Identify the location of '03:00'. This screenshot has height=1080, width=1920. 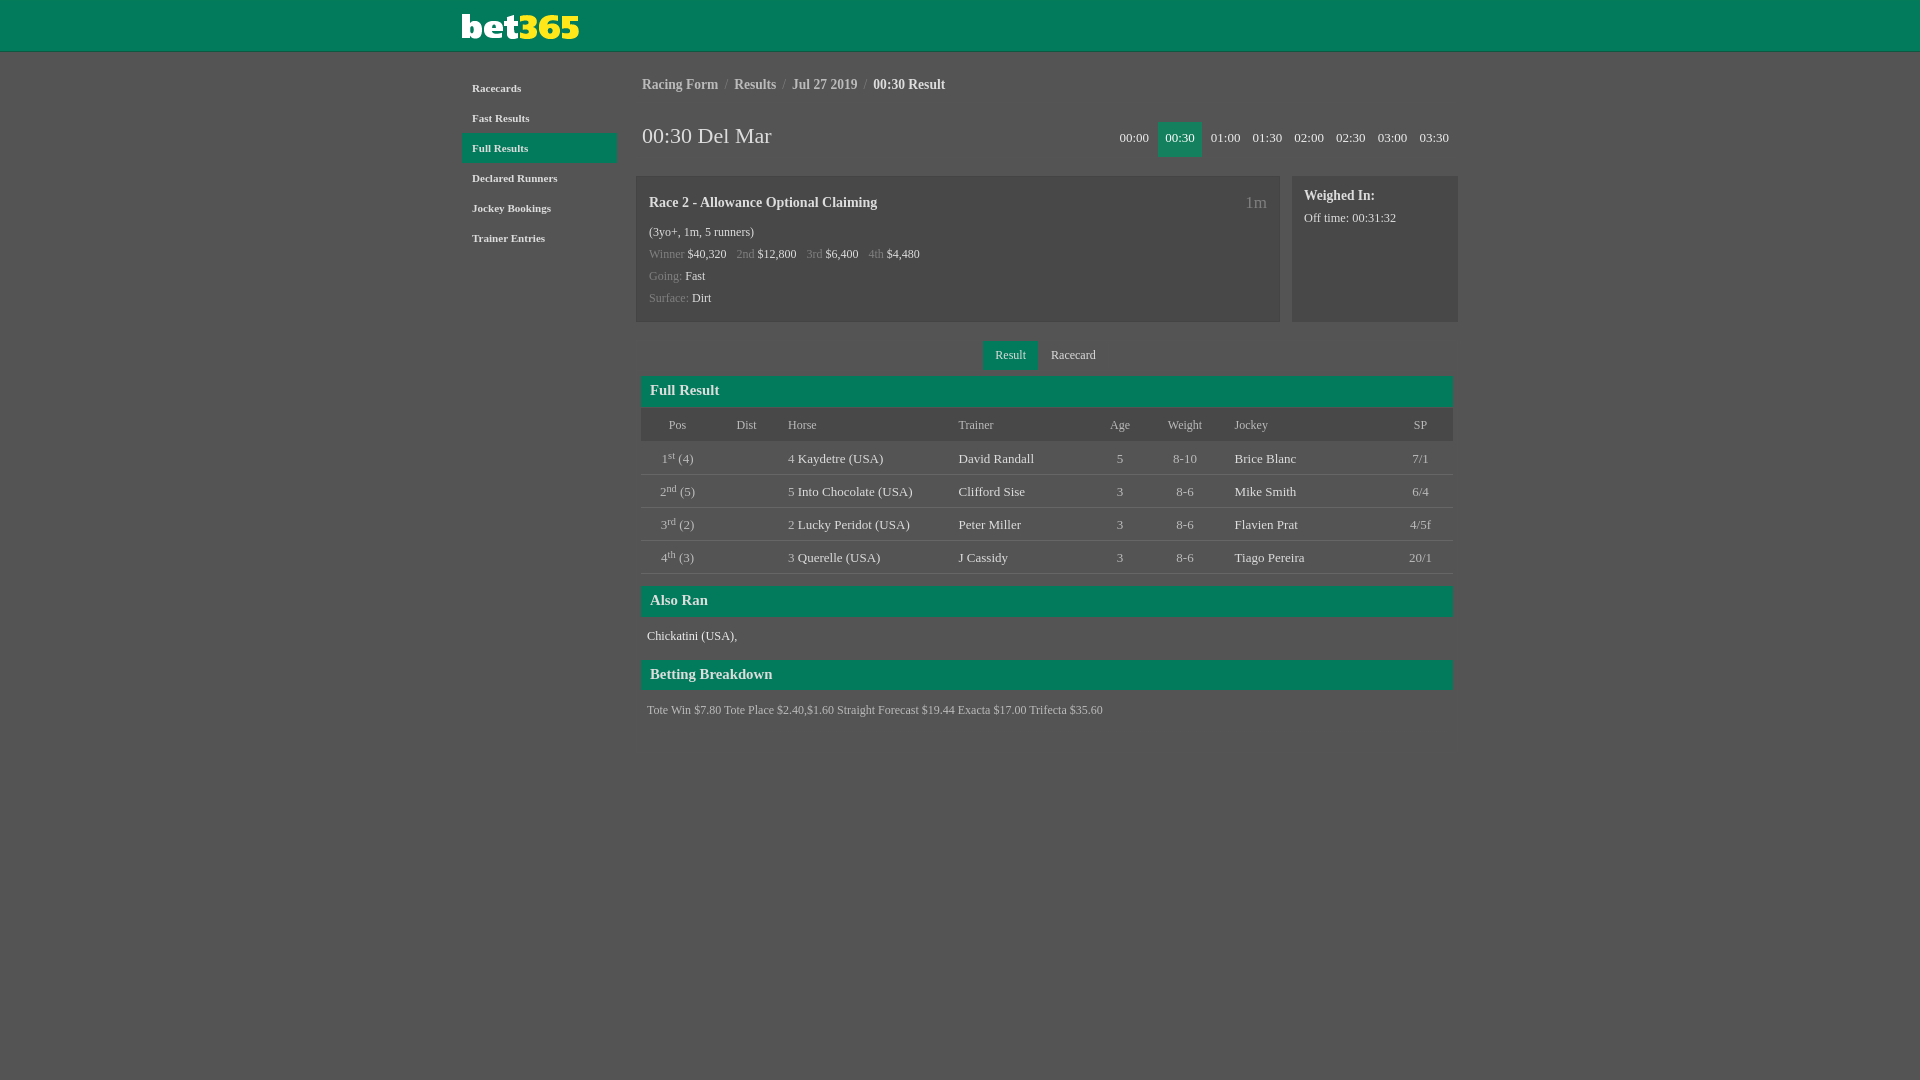
(1391, 139).